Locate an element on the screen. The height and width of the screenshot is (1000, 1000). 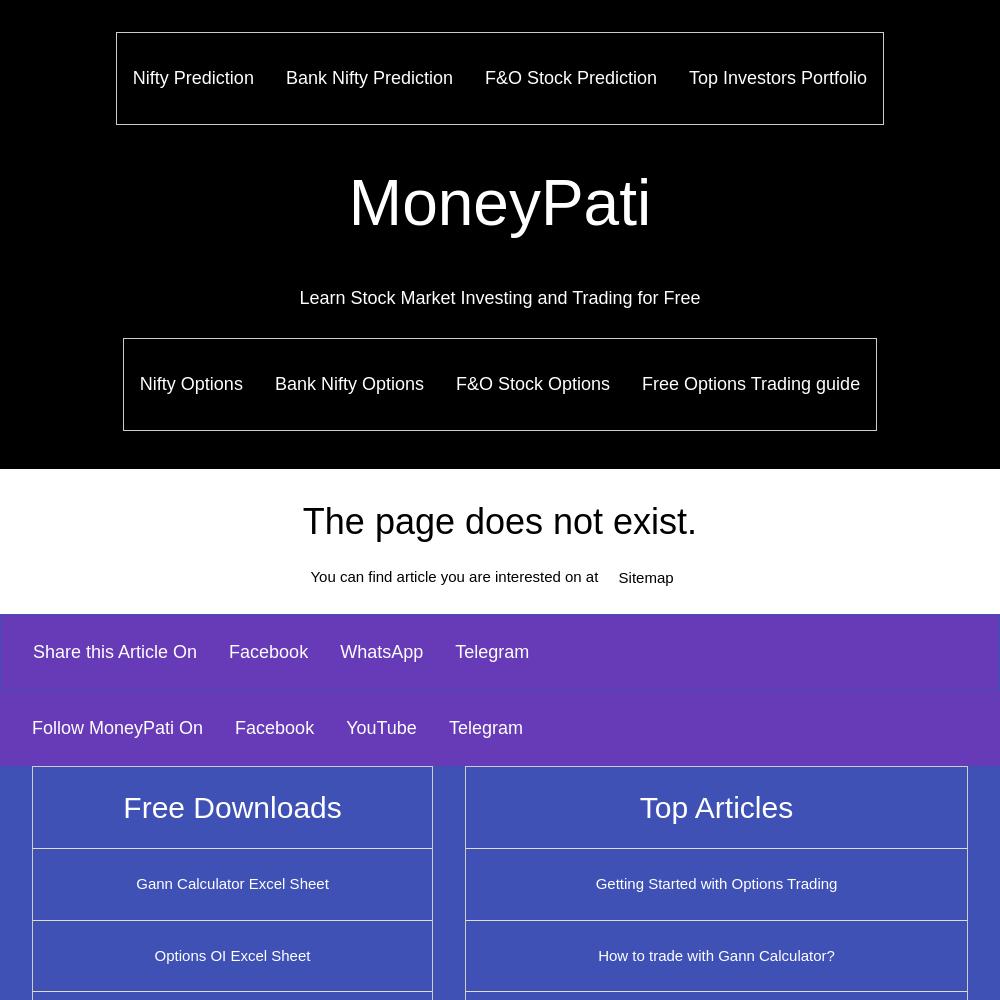
'Share this Article On' is located at coordinates (114, 651).